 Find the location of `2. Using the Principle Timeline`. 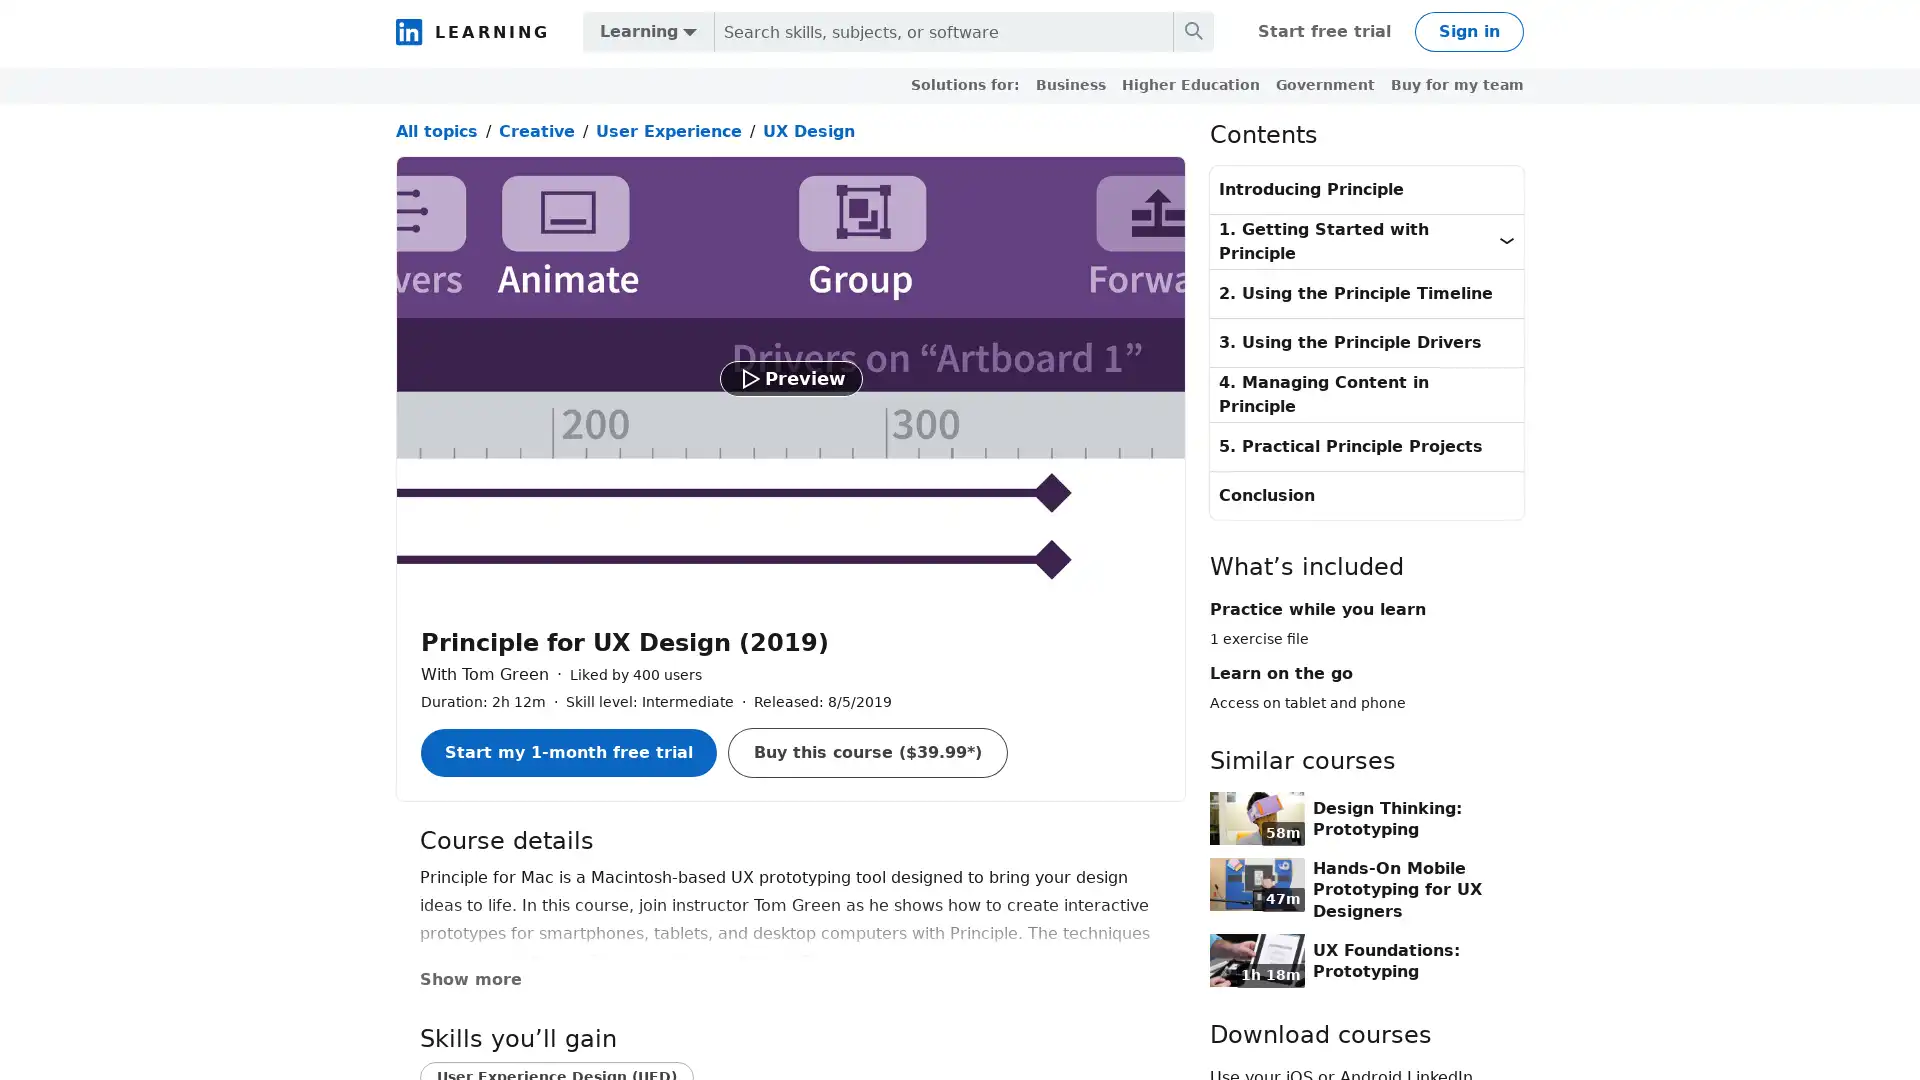

2. Using the Principle Timeline is located at coordinates (1366, 293).